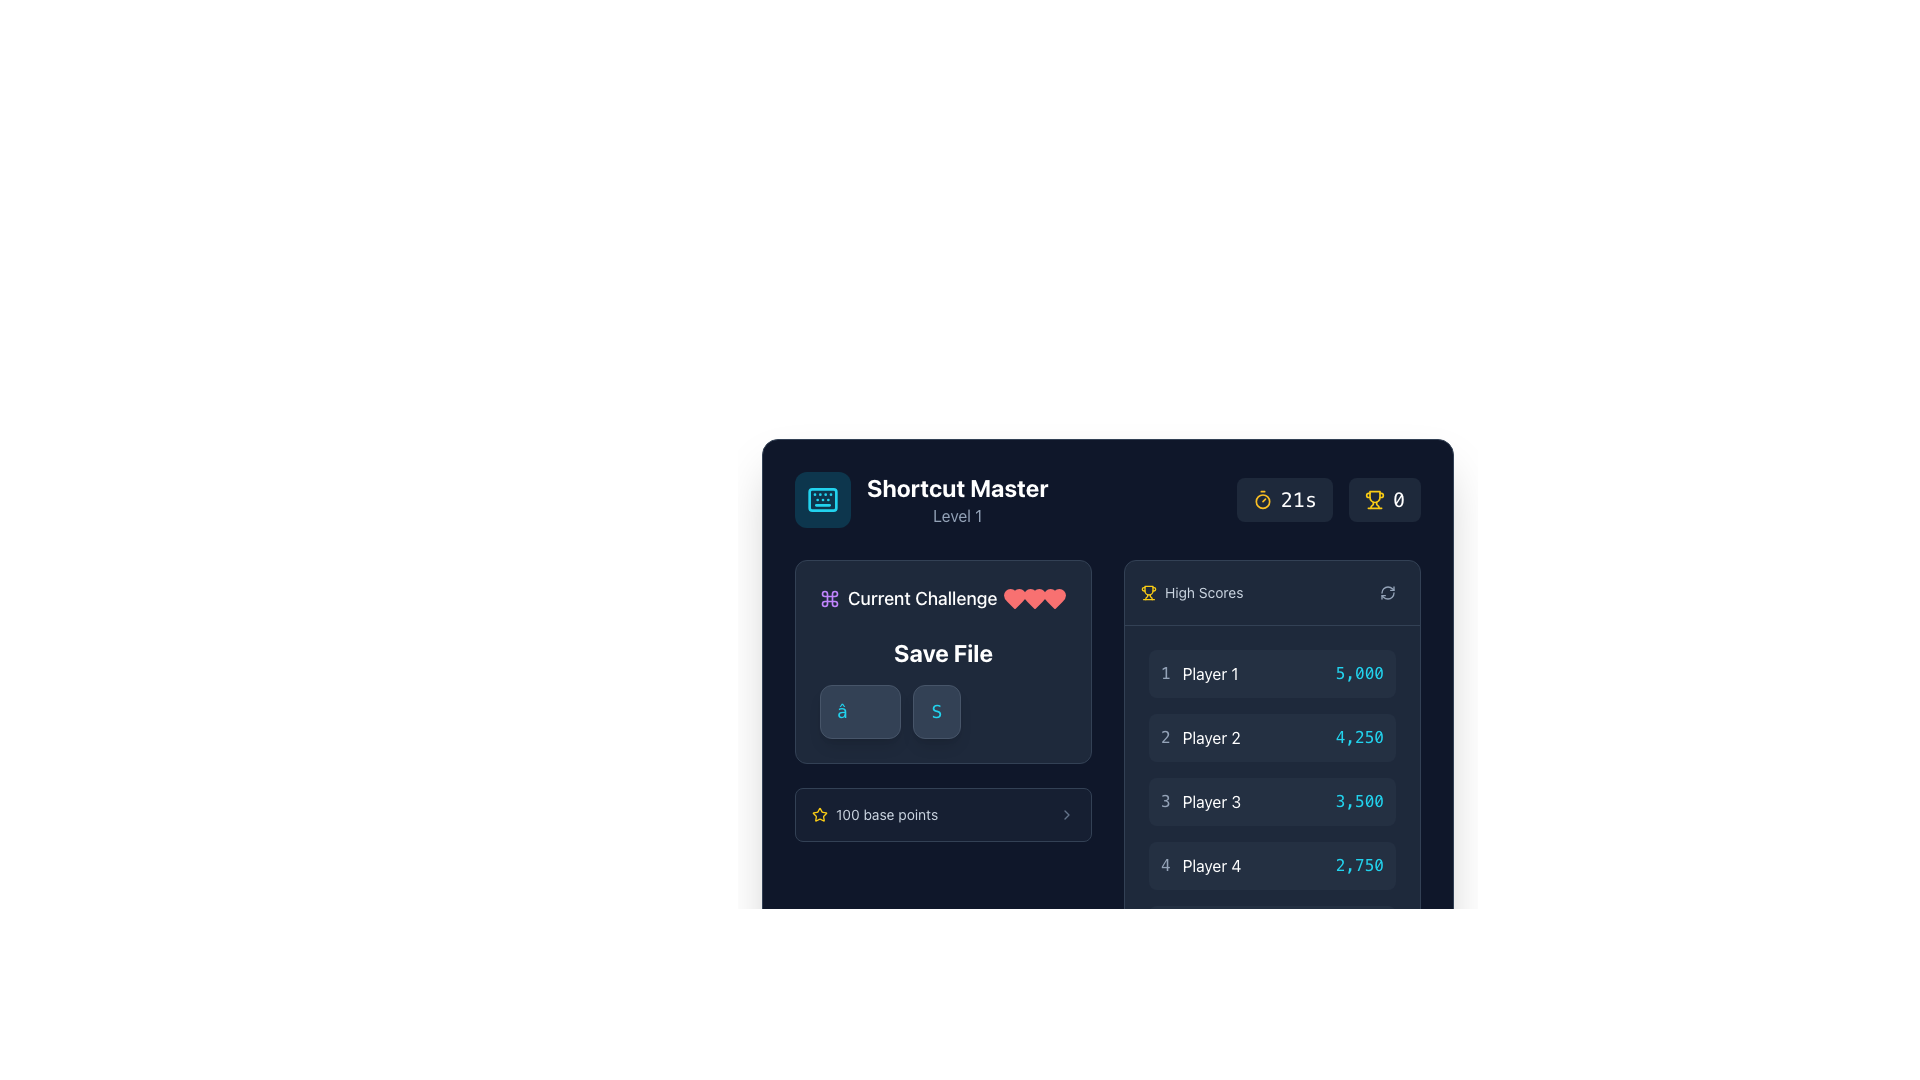 This screenshot has height=1080, width=1920. What do you see at coordinates (956, 515) in the screenshot?
I see `the Text label that indicates the current level, which is located directly below the 'Shortcut Master' text and is centrally aligned within the card-like section at the top-left part of the interface` at bounding box center [956, 515].